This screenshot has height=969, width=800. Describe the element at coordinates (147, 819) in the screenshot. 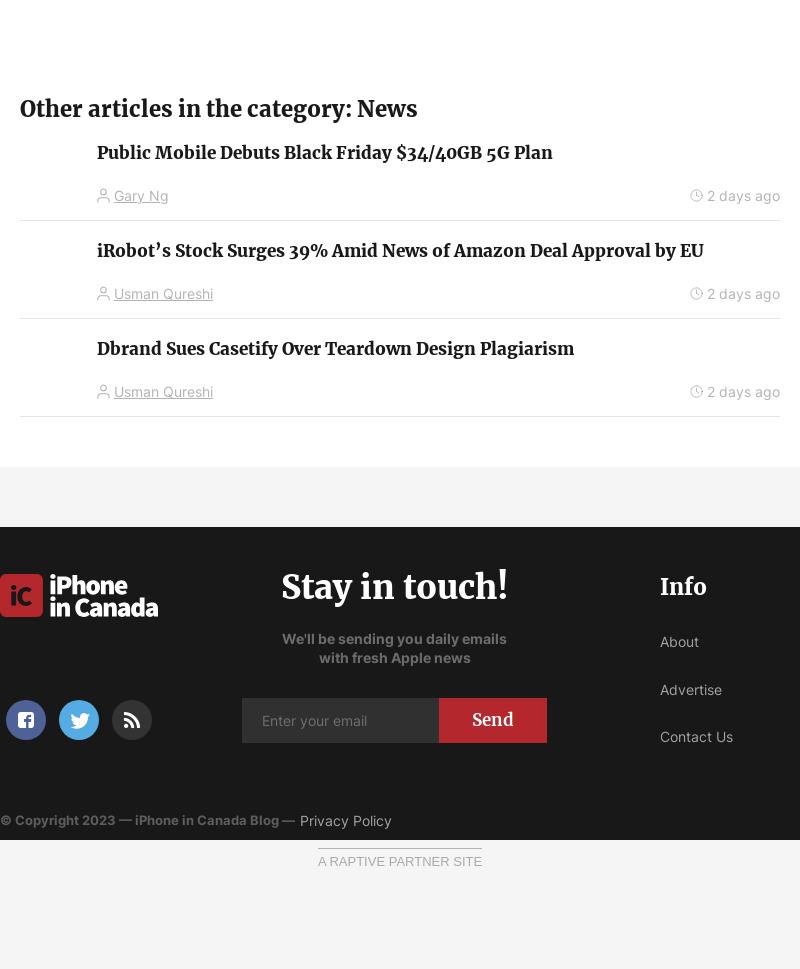

I see `'© Copyright 2023 — 
					iPhone in Canada Blog —'` at that location.